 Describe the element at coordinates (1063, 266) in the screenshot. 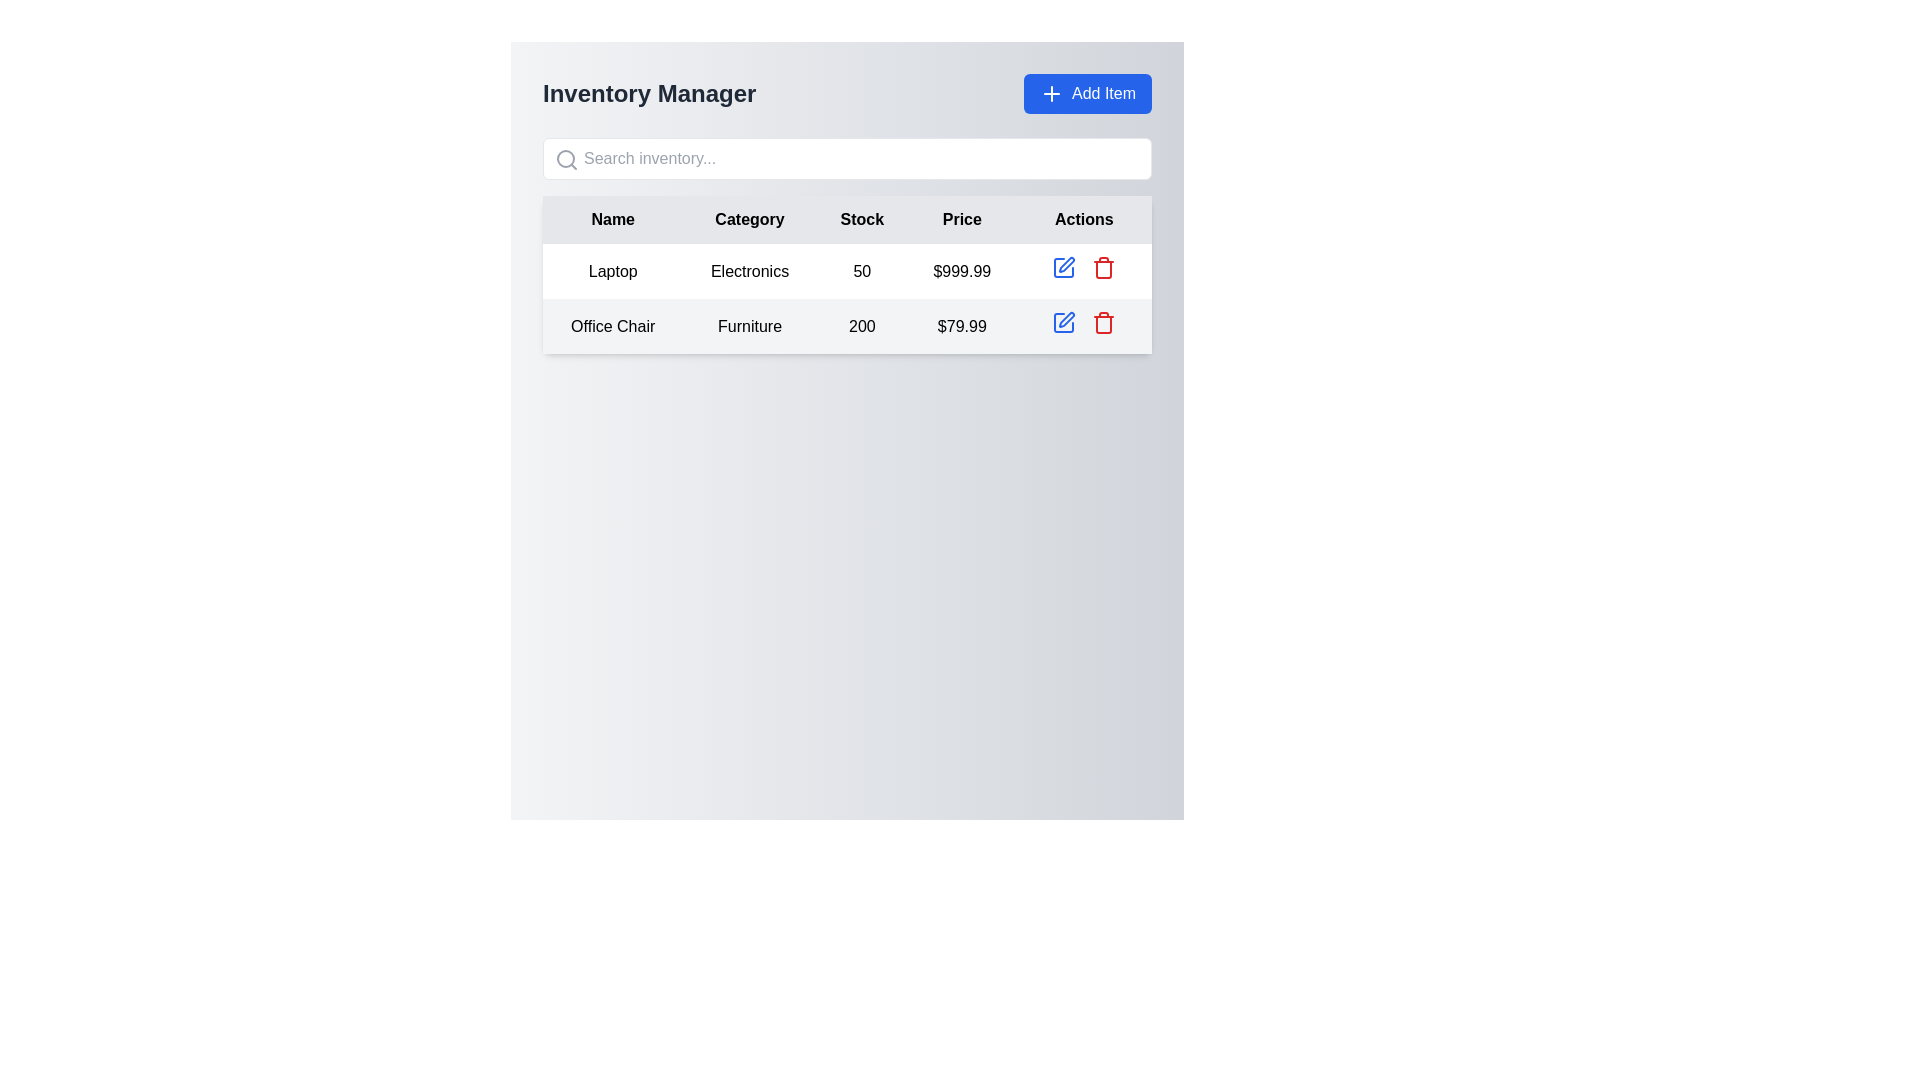

I see `the edit action button, which is a blue stroked icon resembling a pencil located in the 'Actions' column of the first row in the data table` at that location.